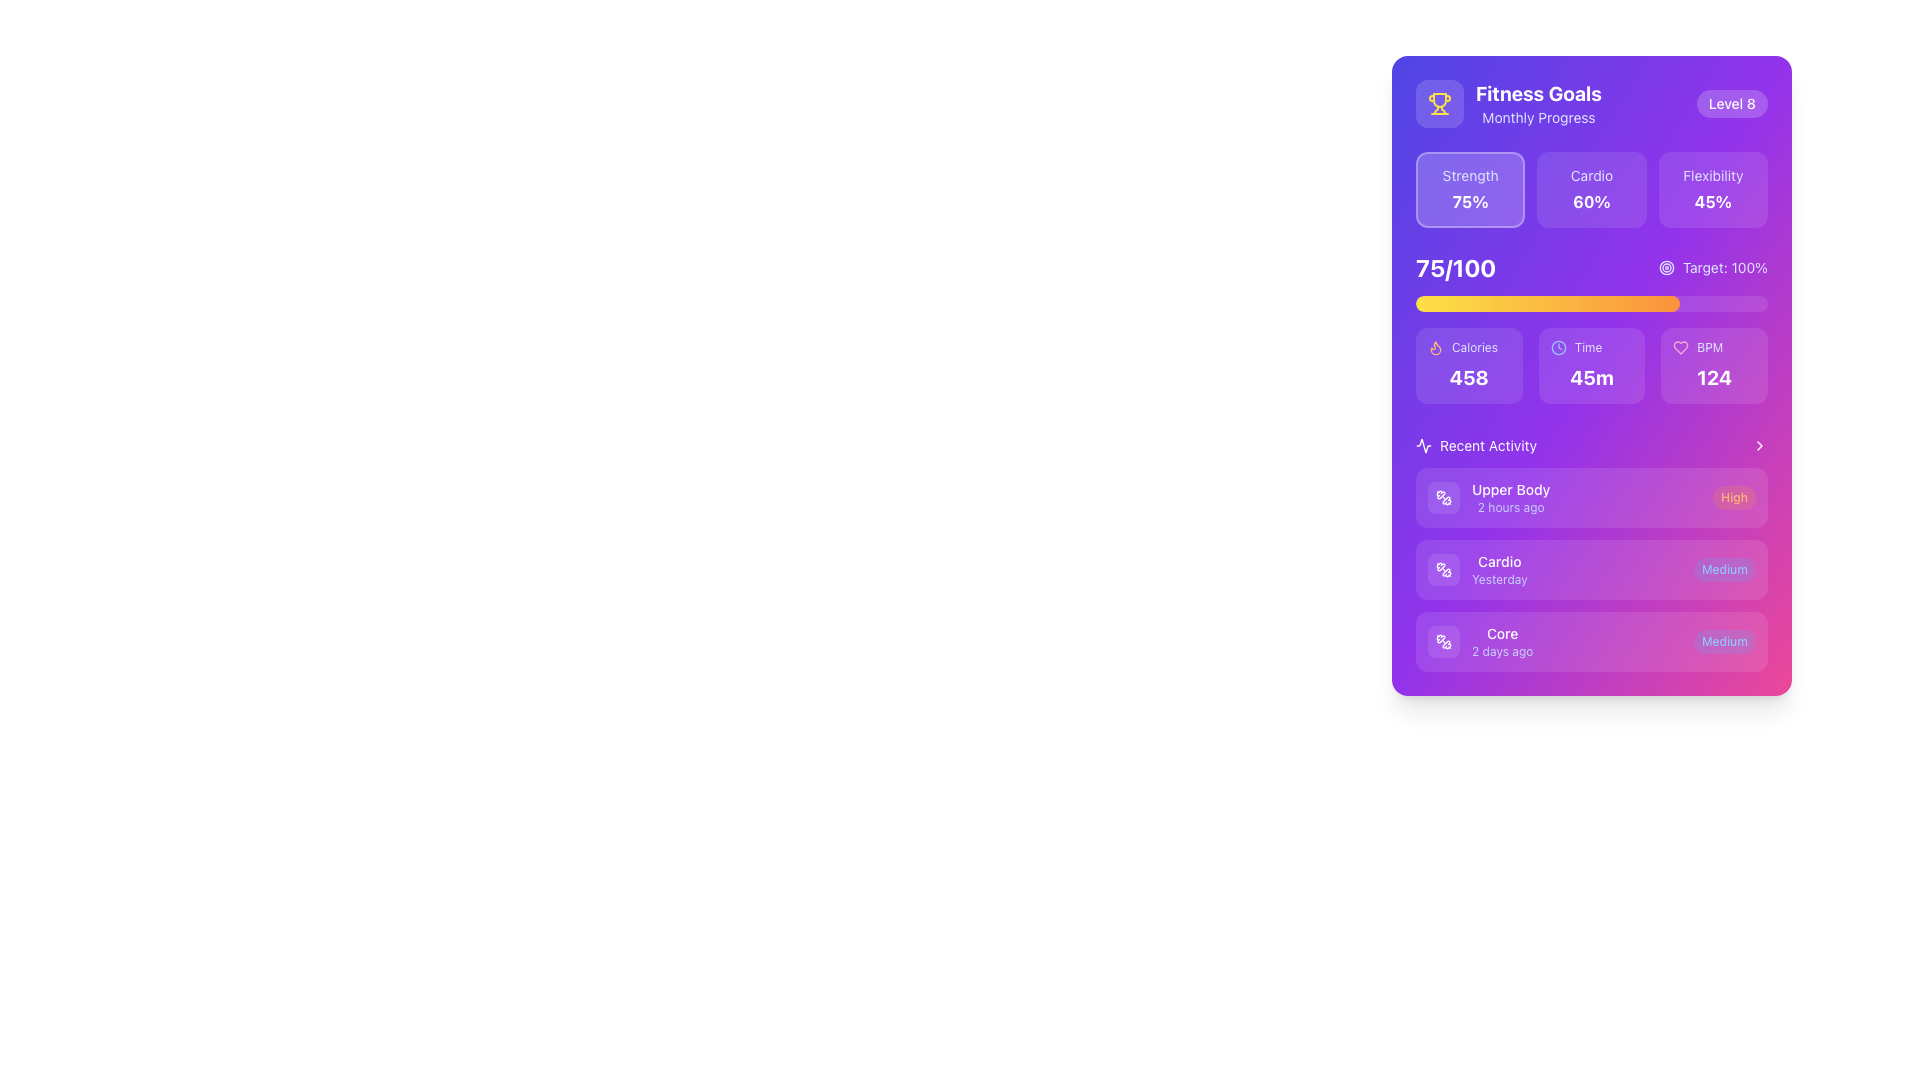 Image resolution: width=1920 pixels, height=1080 pixels. I want to click on the text element displaying 'Target: 100%' with the adjacent circular target icon, located on the right side panel below the '75/100' progress text, so click(1712, 266).